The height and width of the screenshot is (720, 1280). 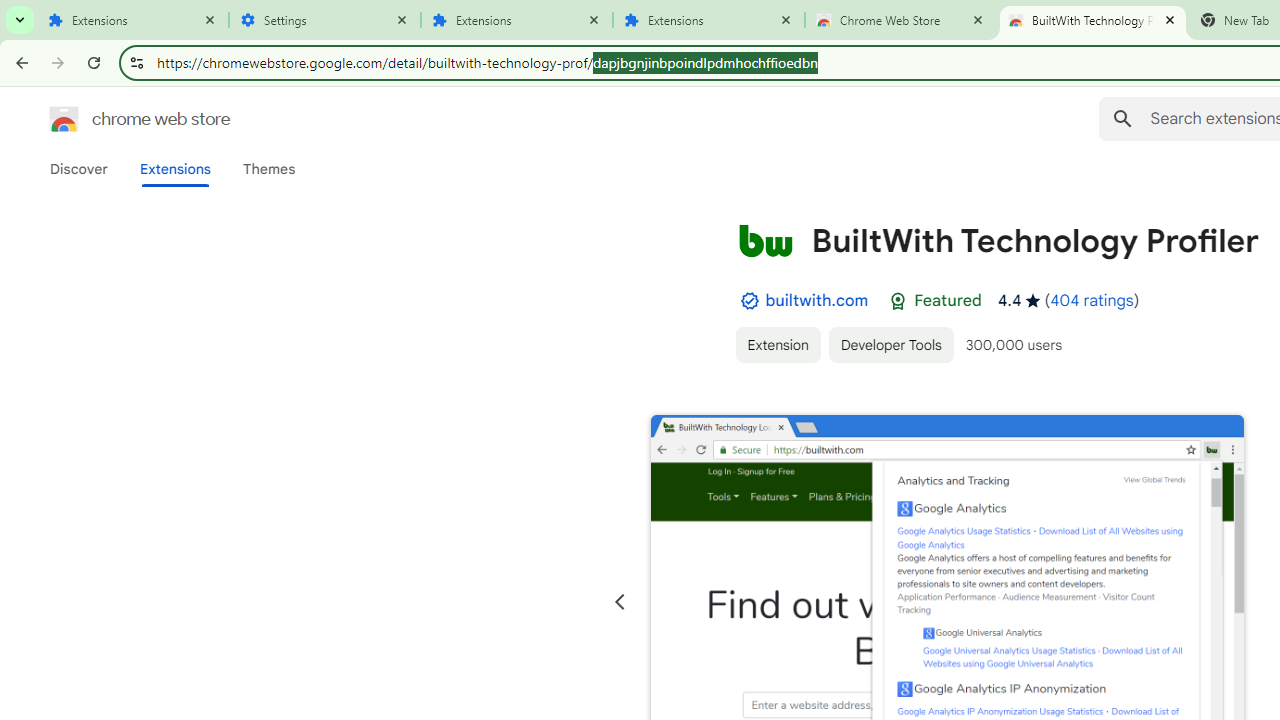 I want to click on 'Chrome Web Store', so click(x=900, y=20).